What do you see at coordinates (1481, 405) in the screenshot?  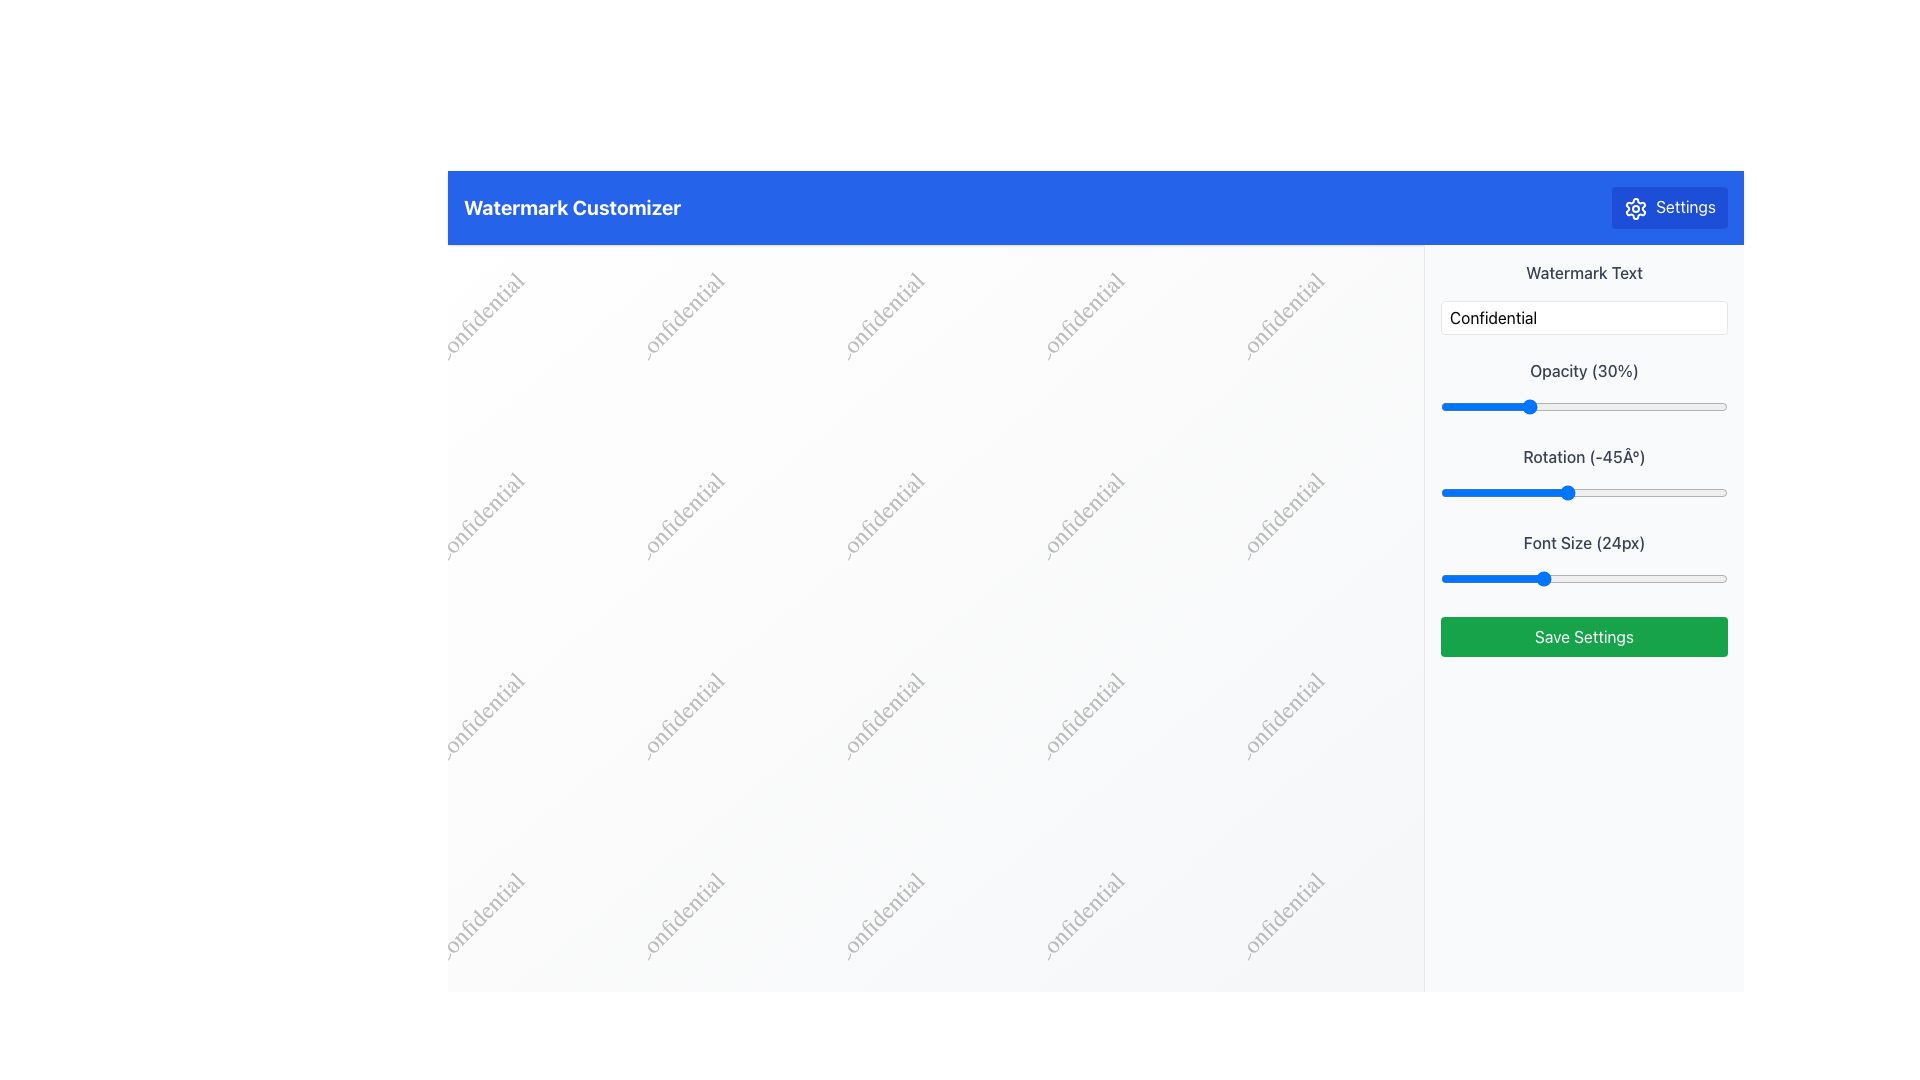 I see `the opacity` at bounding box center [1481, 405].